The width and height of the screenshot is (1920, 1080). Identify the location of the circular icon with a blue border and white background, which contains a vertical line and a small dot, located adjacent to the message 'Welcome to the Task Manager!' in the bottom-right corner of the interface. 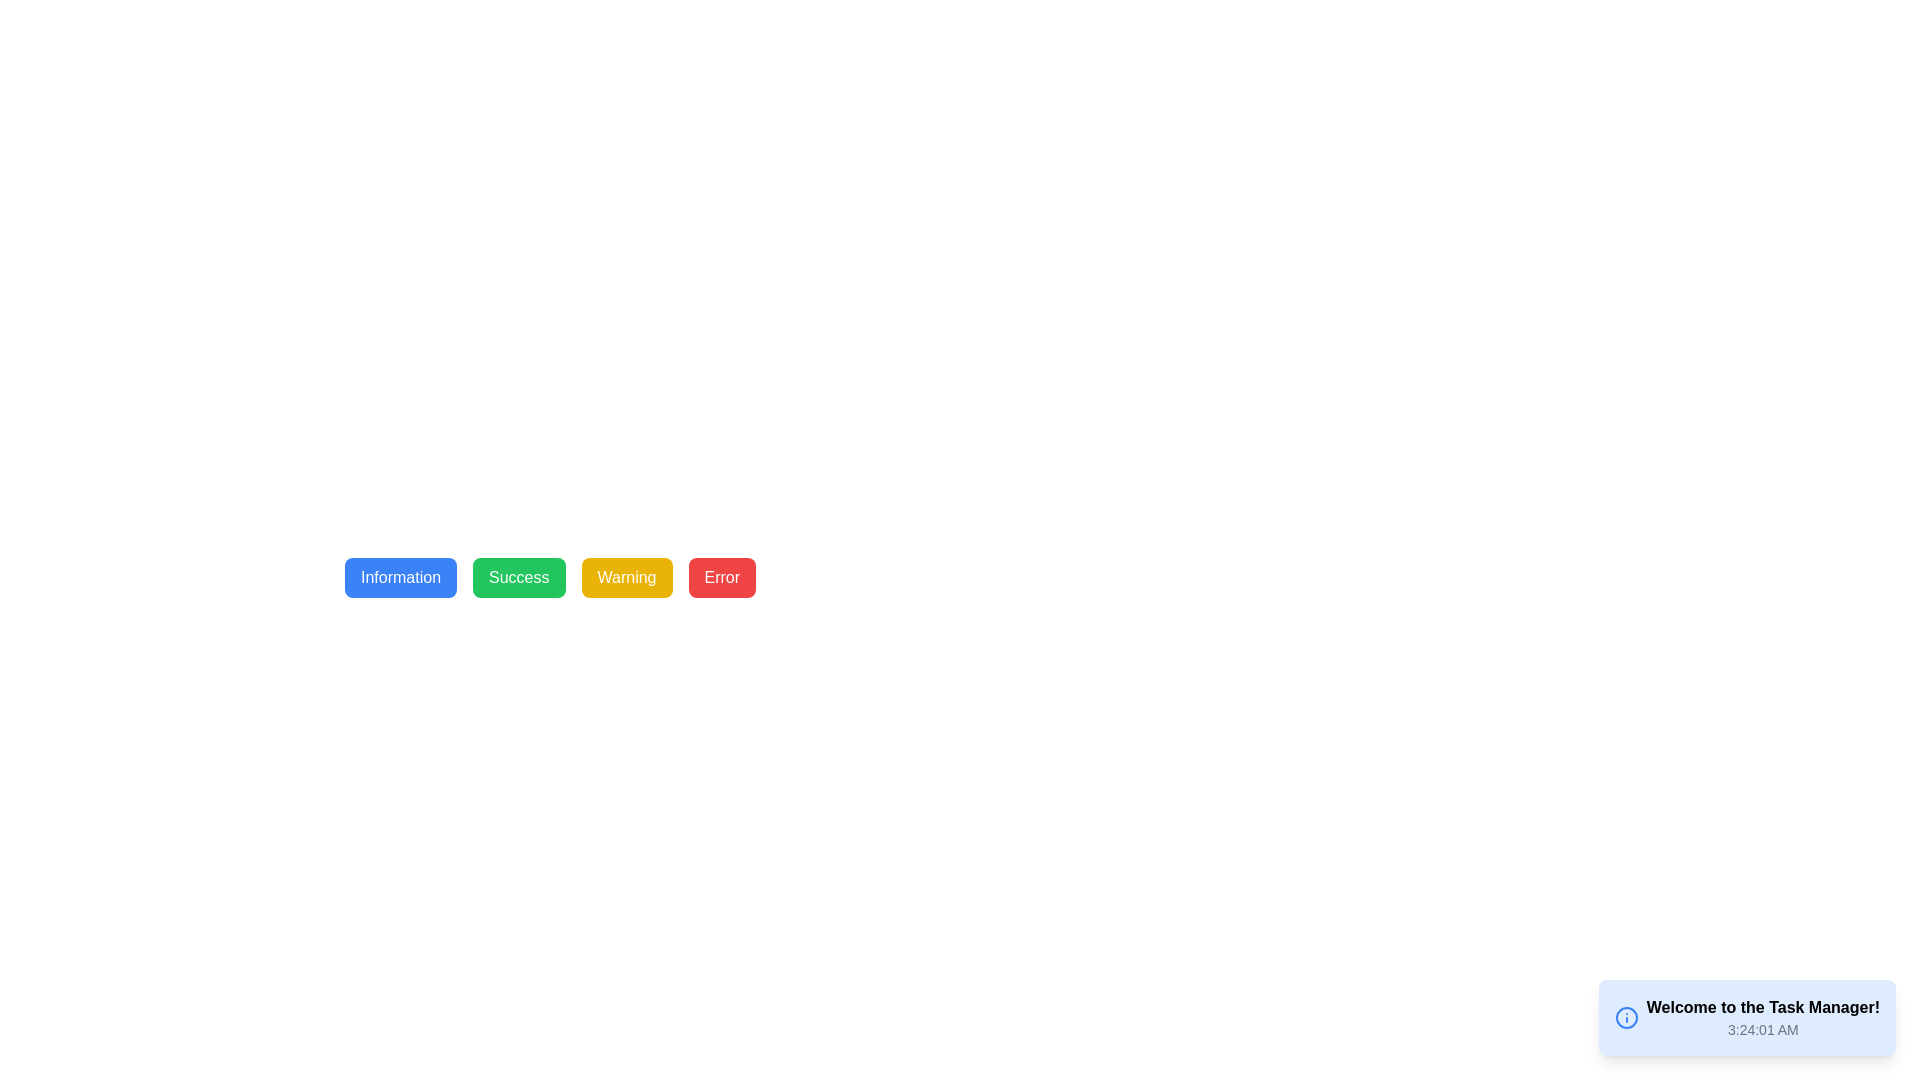
(1626, 1018).